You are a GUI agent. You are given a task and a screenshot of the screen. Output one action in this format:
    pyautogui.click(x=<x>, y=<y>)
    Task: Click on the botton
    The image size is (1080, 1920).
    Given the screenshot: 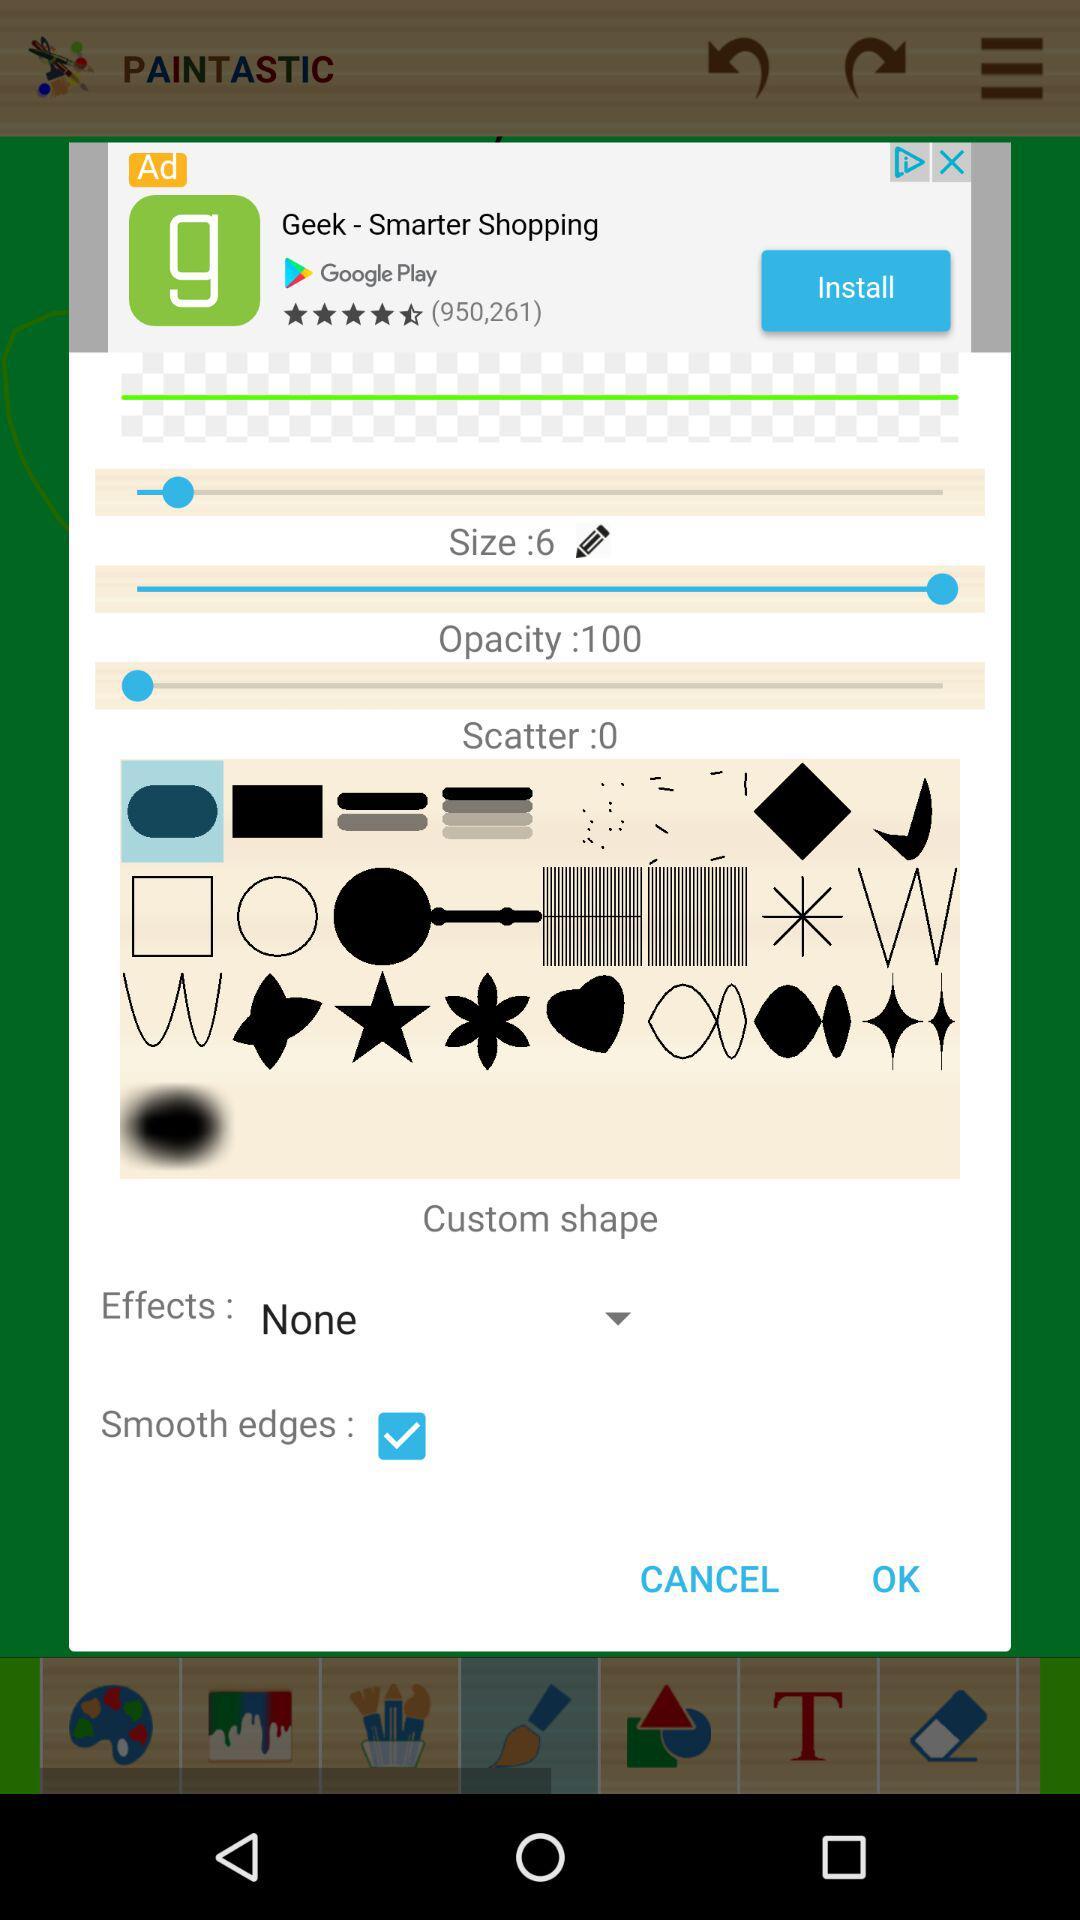 What is the action you would take?
    pyautogui.click(x=401, y=1435)
    